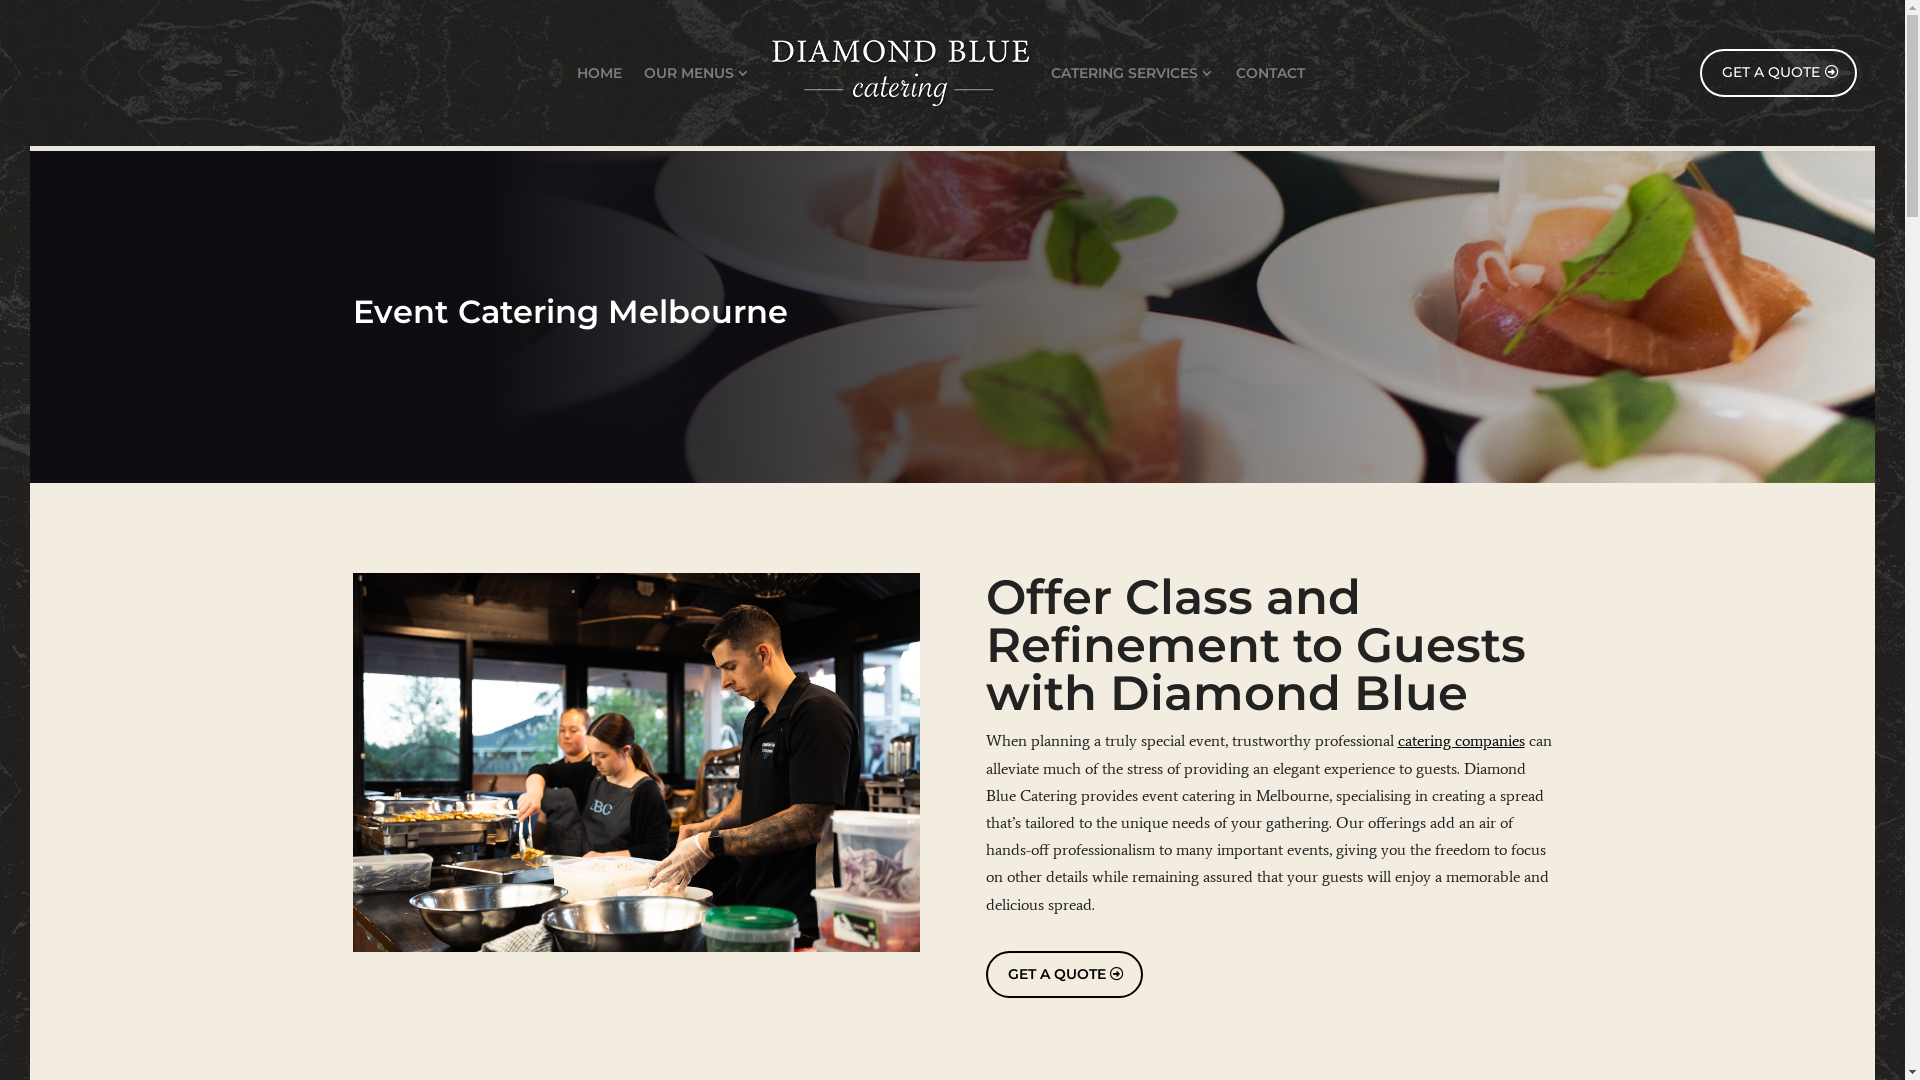 The height and width of the screenshot is (1080, 1920). What do you see at coordinates (696, 72) in the screenshot?
I see `'OUR MENUS'` at bounding box center [696, 72].